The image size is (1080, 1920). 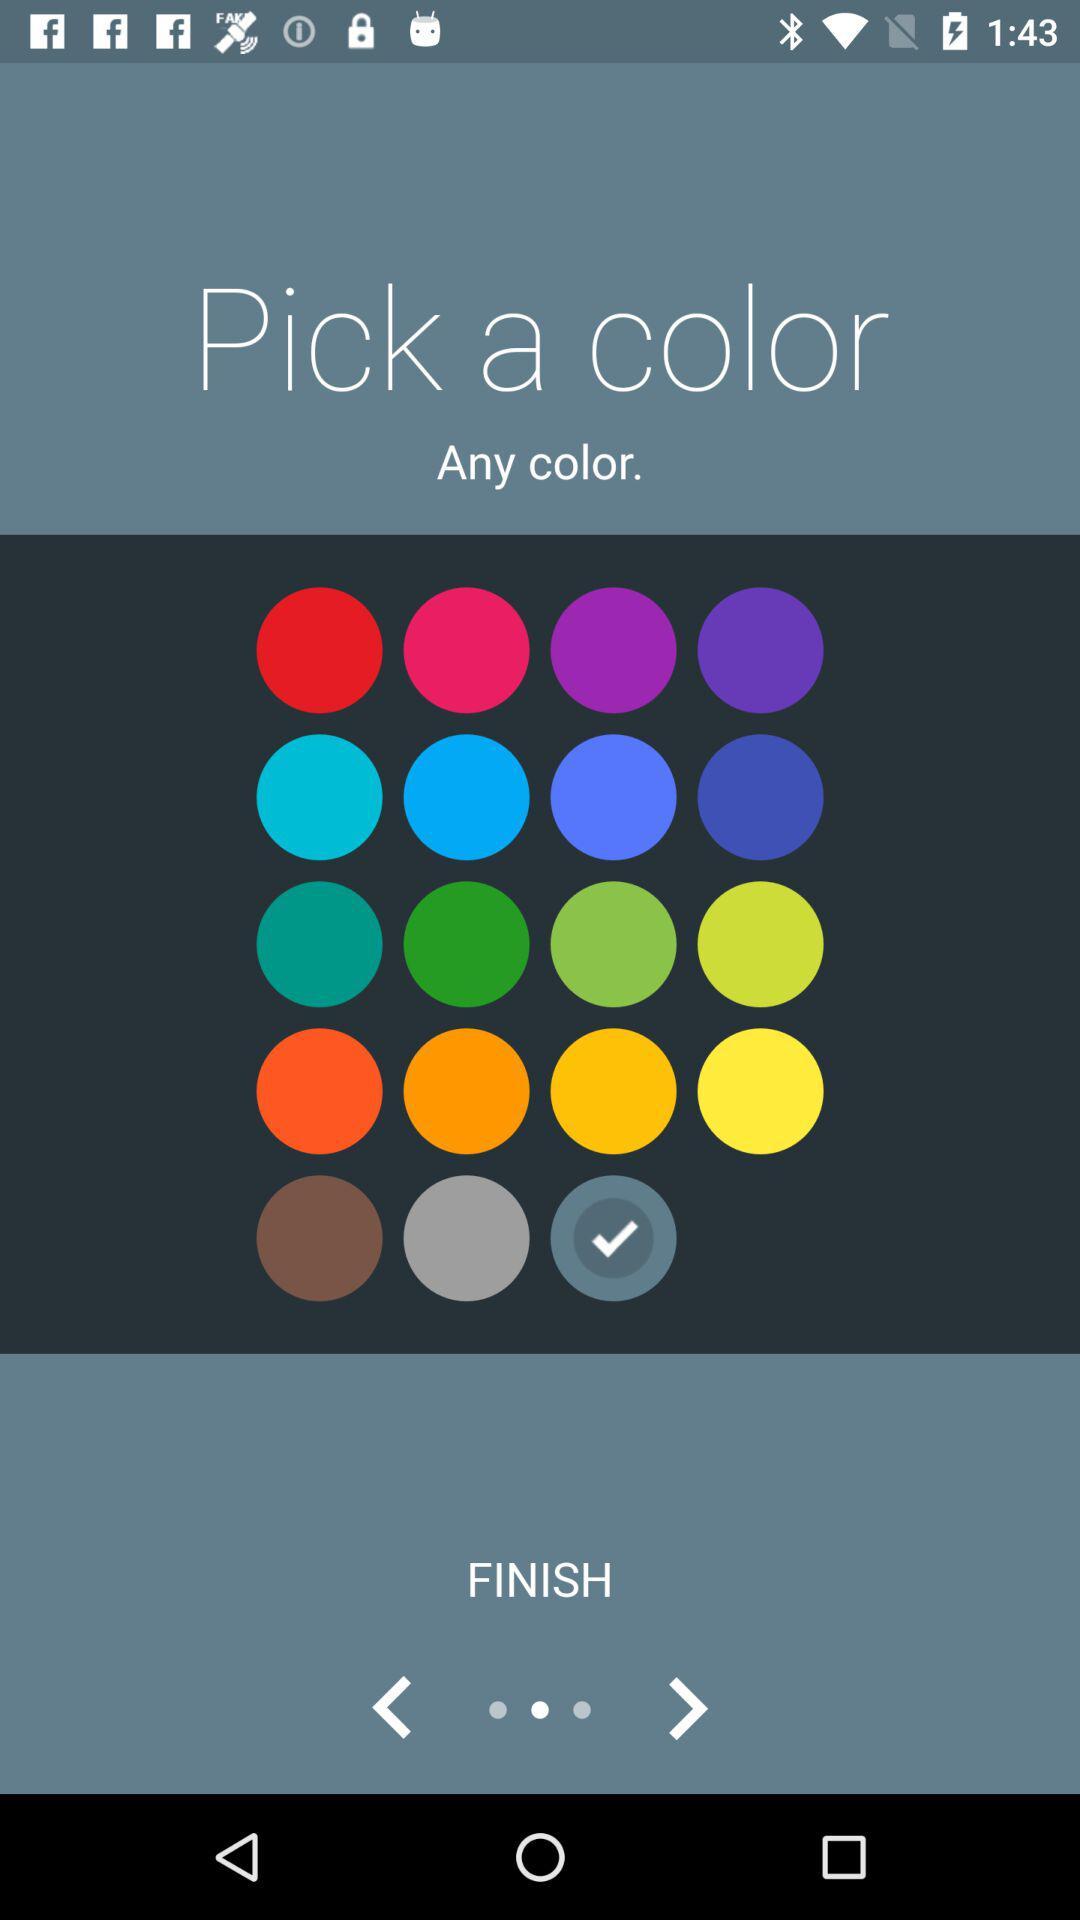 I want to click on go next, so click(x=685, y=1708).